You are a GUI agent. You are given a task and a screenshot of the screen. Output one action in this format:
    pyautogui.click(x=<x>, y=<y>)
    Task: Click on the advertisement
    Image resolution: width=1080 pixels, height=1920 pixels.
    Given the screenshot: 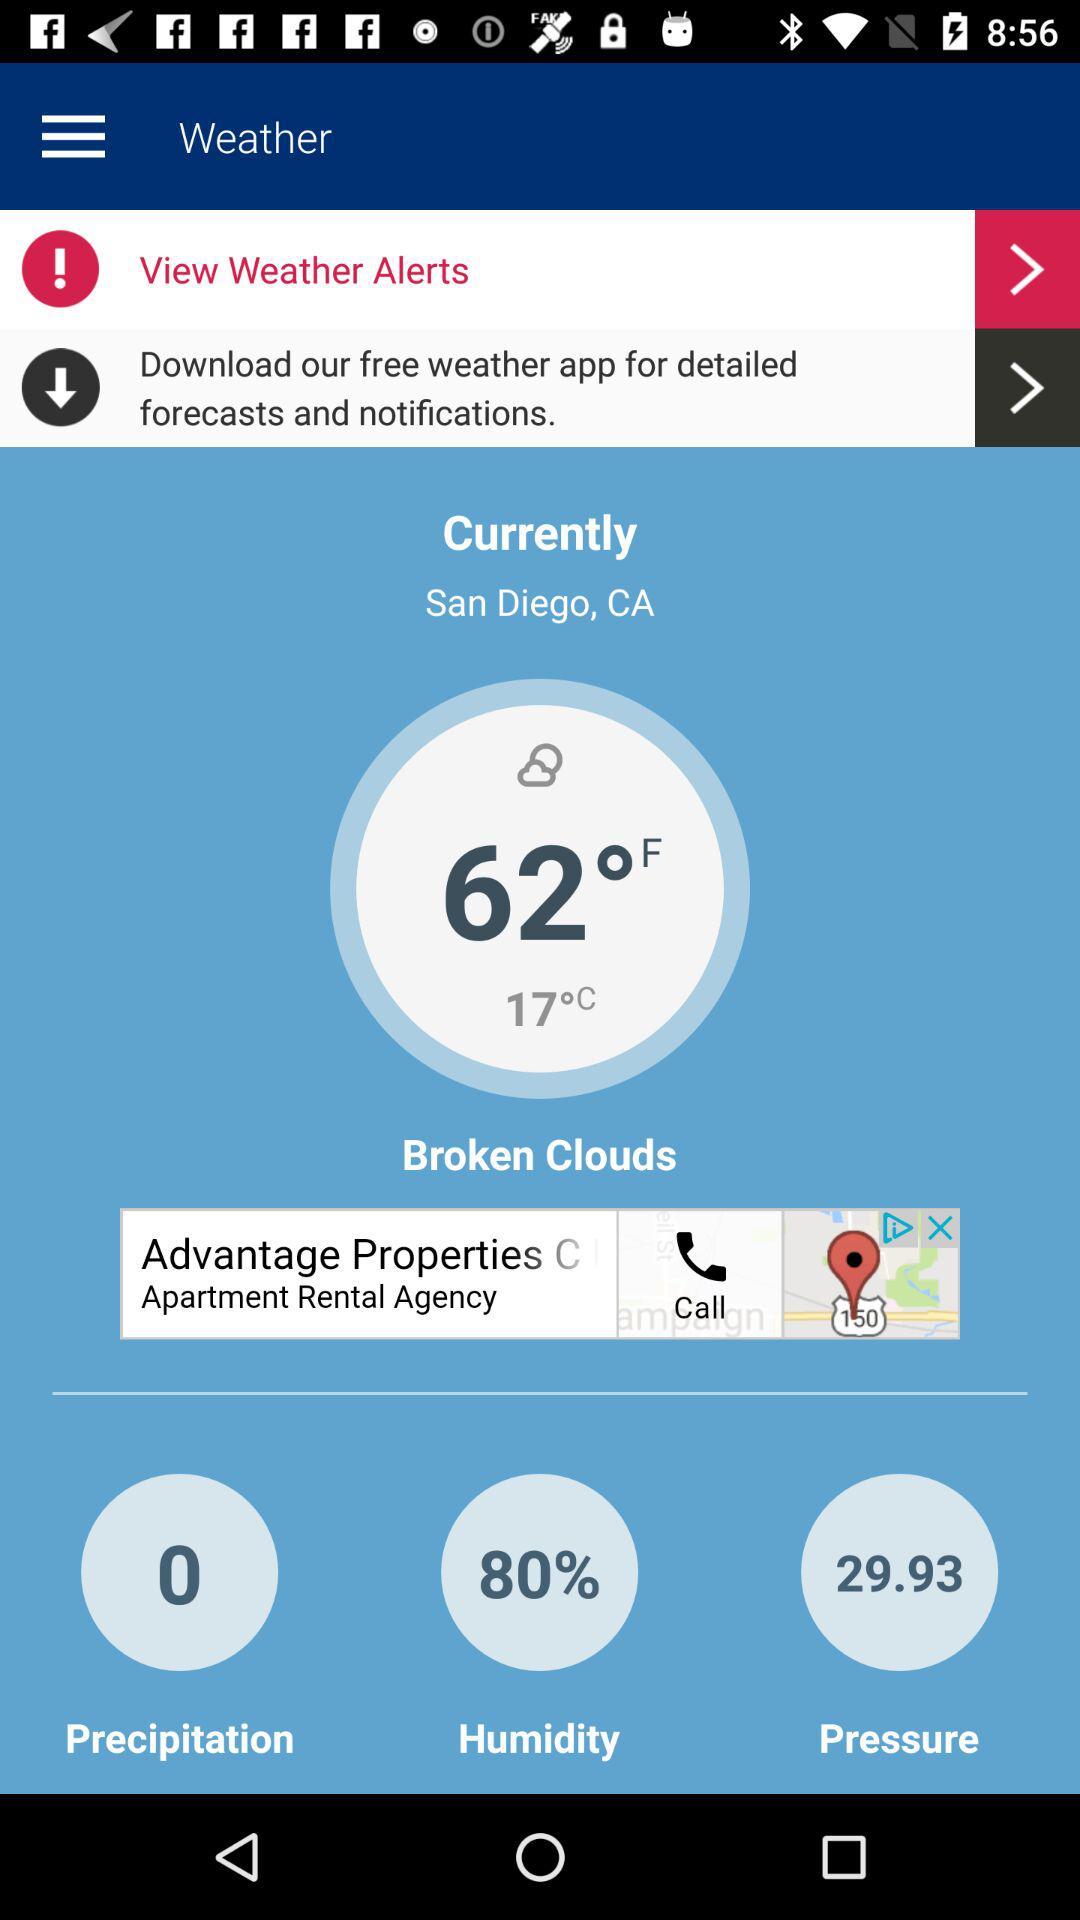 What is the action you would take?
    pyautogui.click(x=540, y=1272)
    